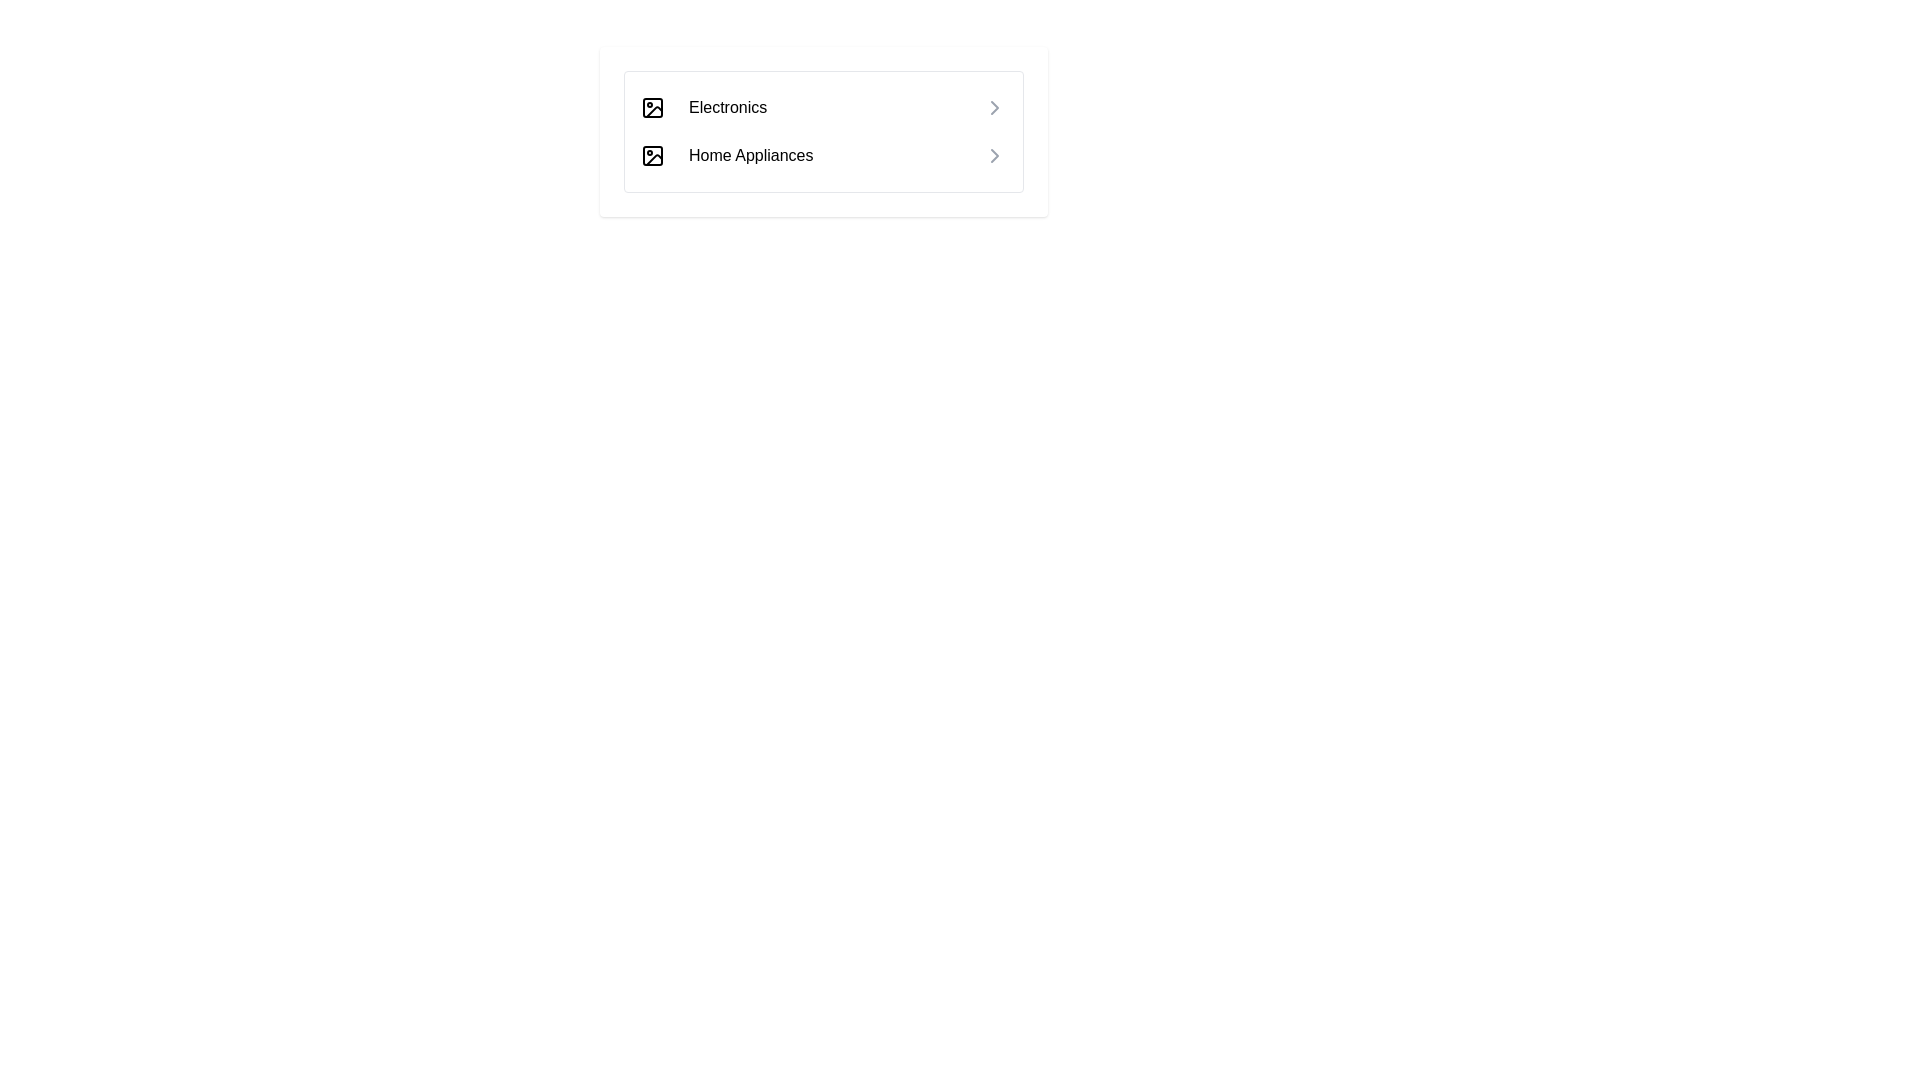 The height and width of the screenshot is (1080, 1920). What do you see at coordinates (824, 131) in the screenshot?
I see `the 'Electronics' section of the menu` at bounding box center [824, 131].